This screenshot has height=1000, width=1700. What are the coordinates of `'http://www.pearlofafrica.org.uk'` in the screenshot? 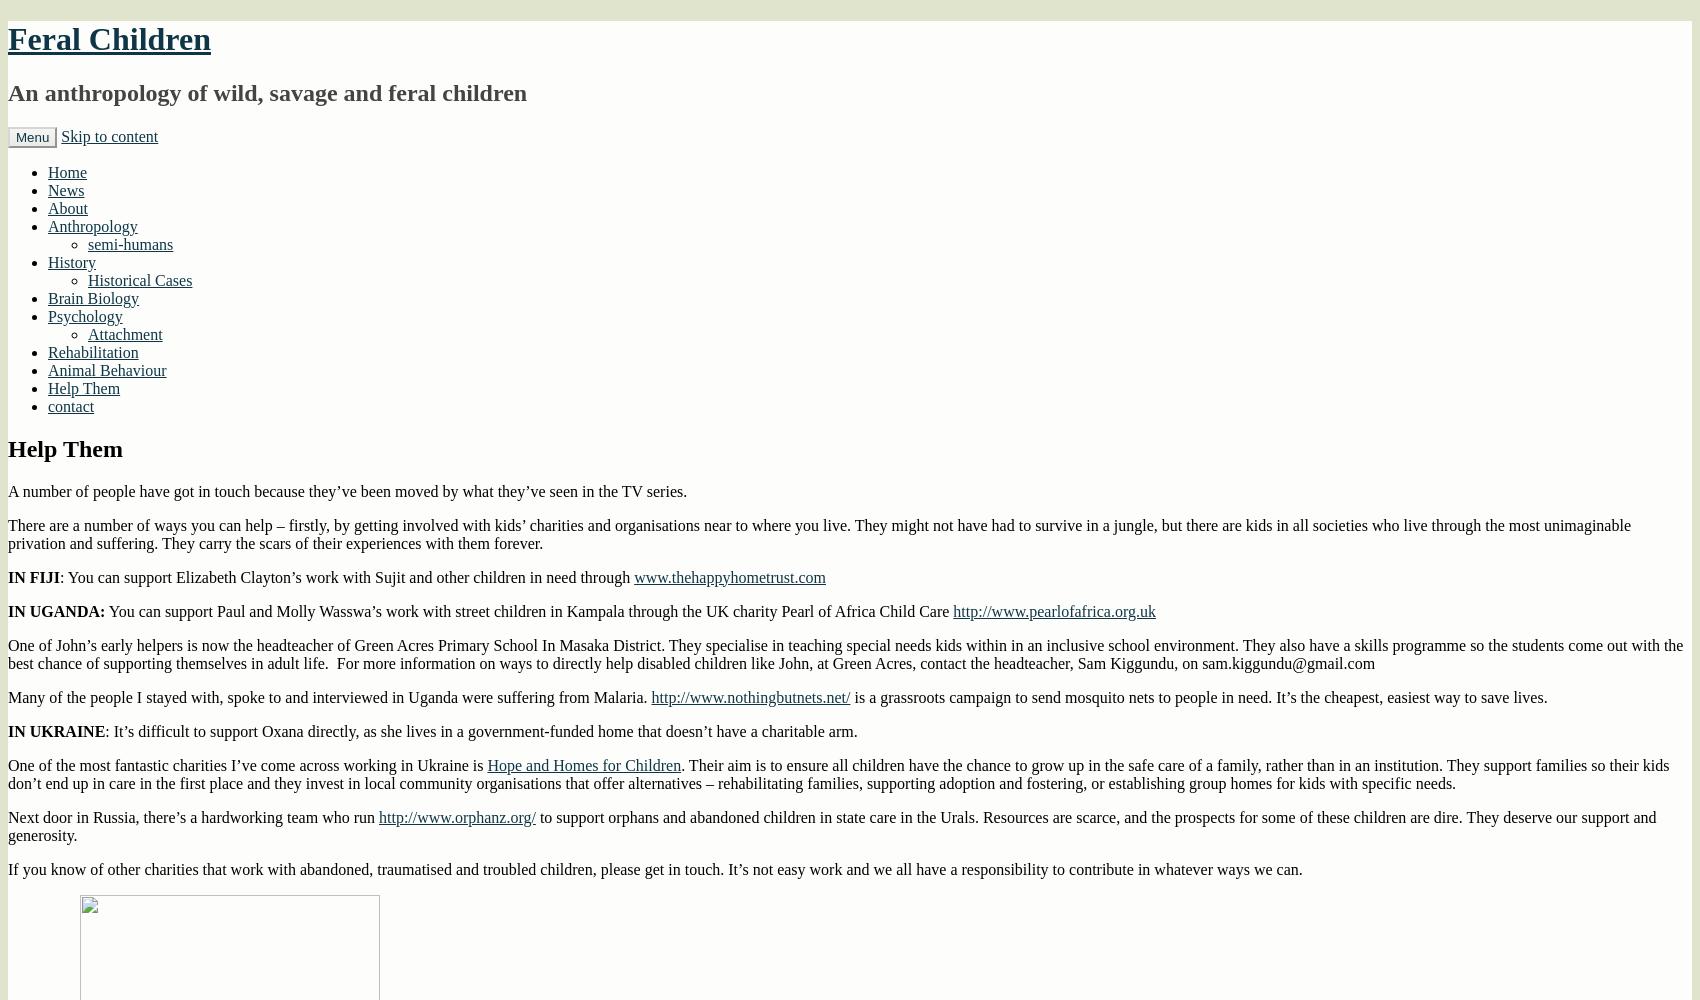 It's located at (953, 609).